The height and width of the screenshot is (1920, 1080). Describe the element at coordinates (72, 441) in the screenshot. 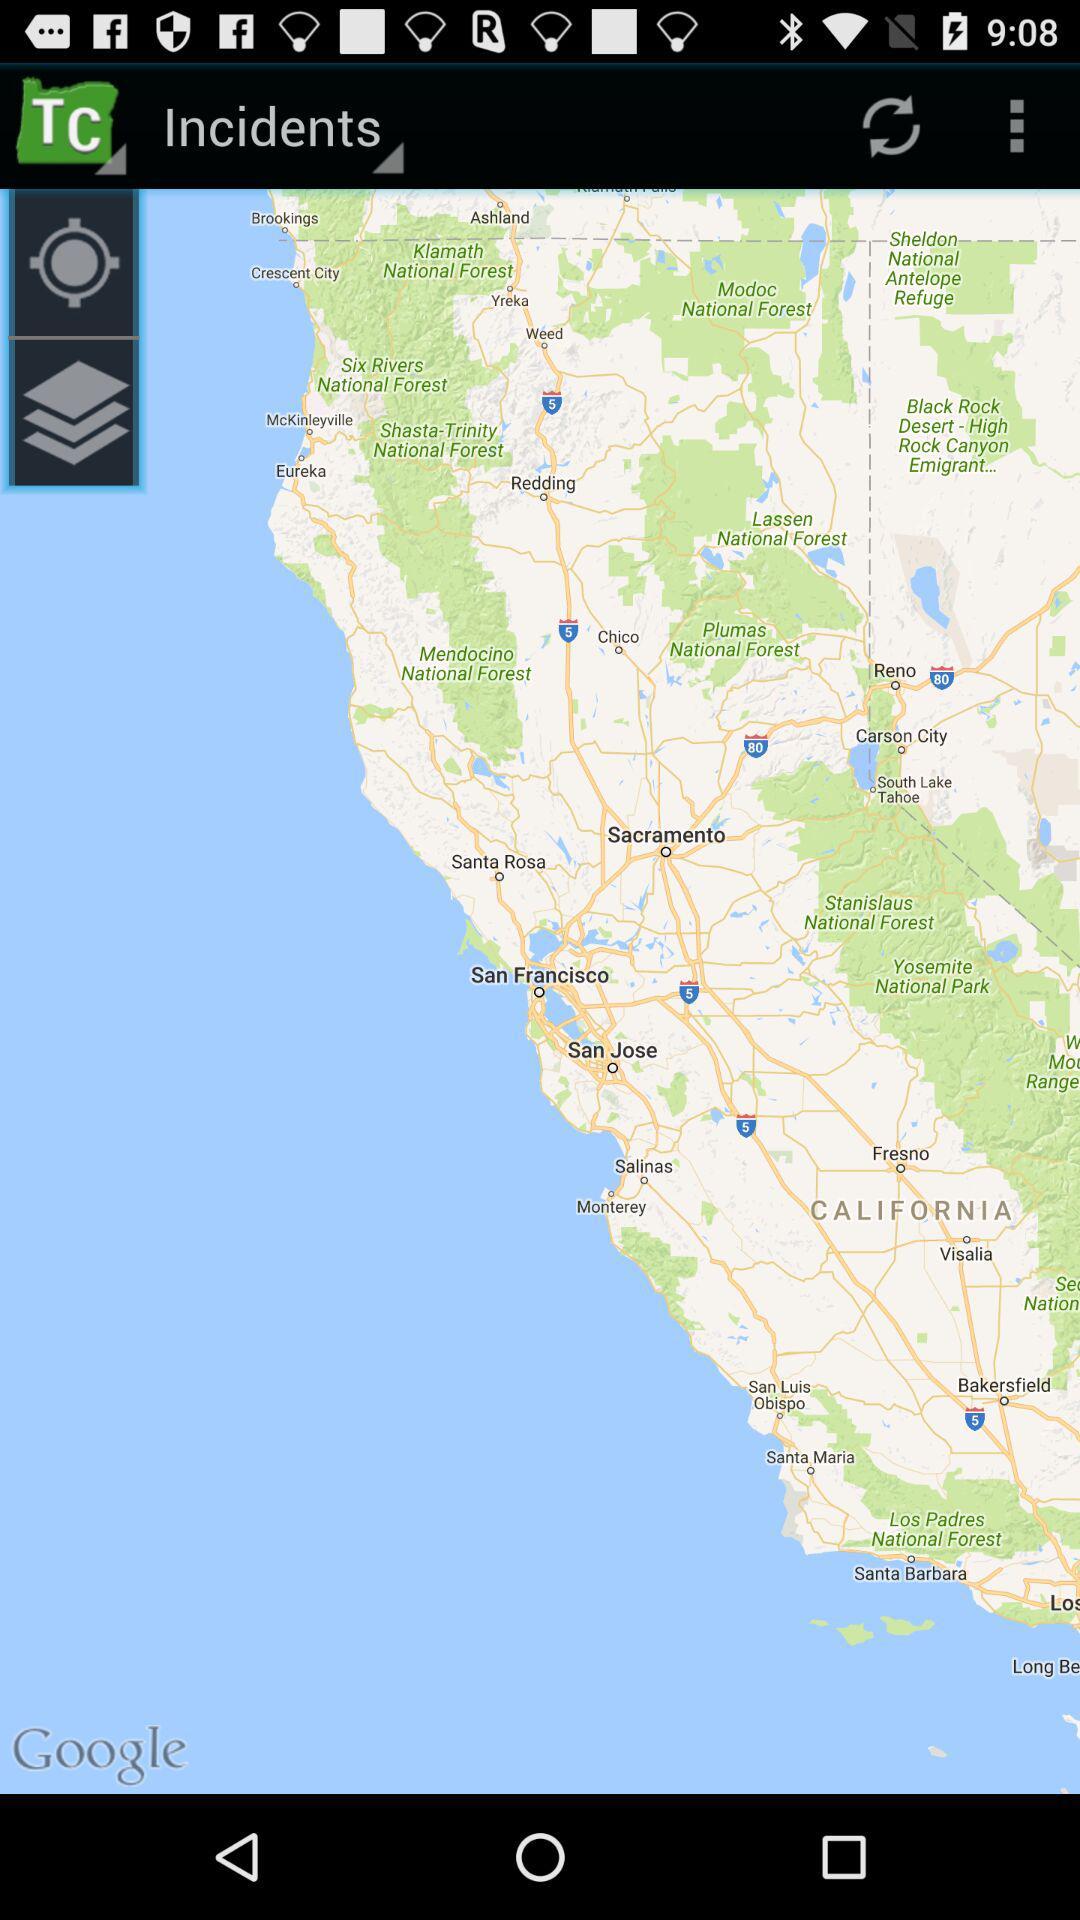

I see `the layers icon` at that location.